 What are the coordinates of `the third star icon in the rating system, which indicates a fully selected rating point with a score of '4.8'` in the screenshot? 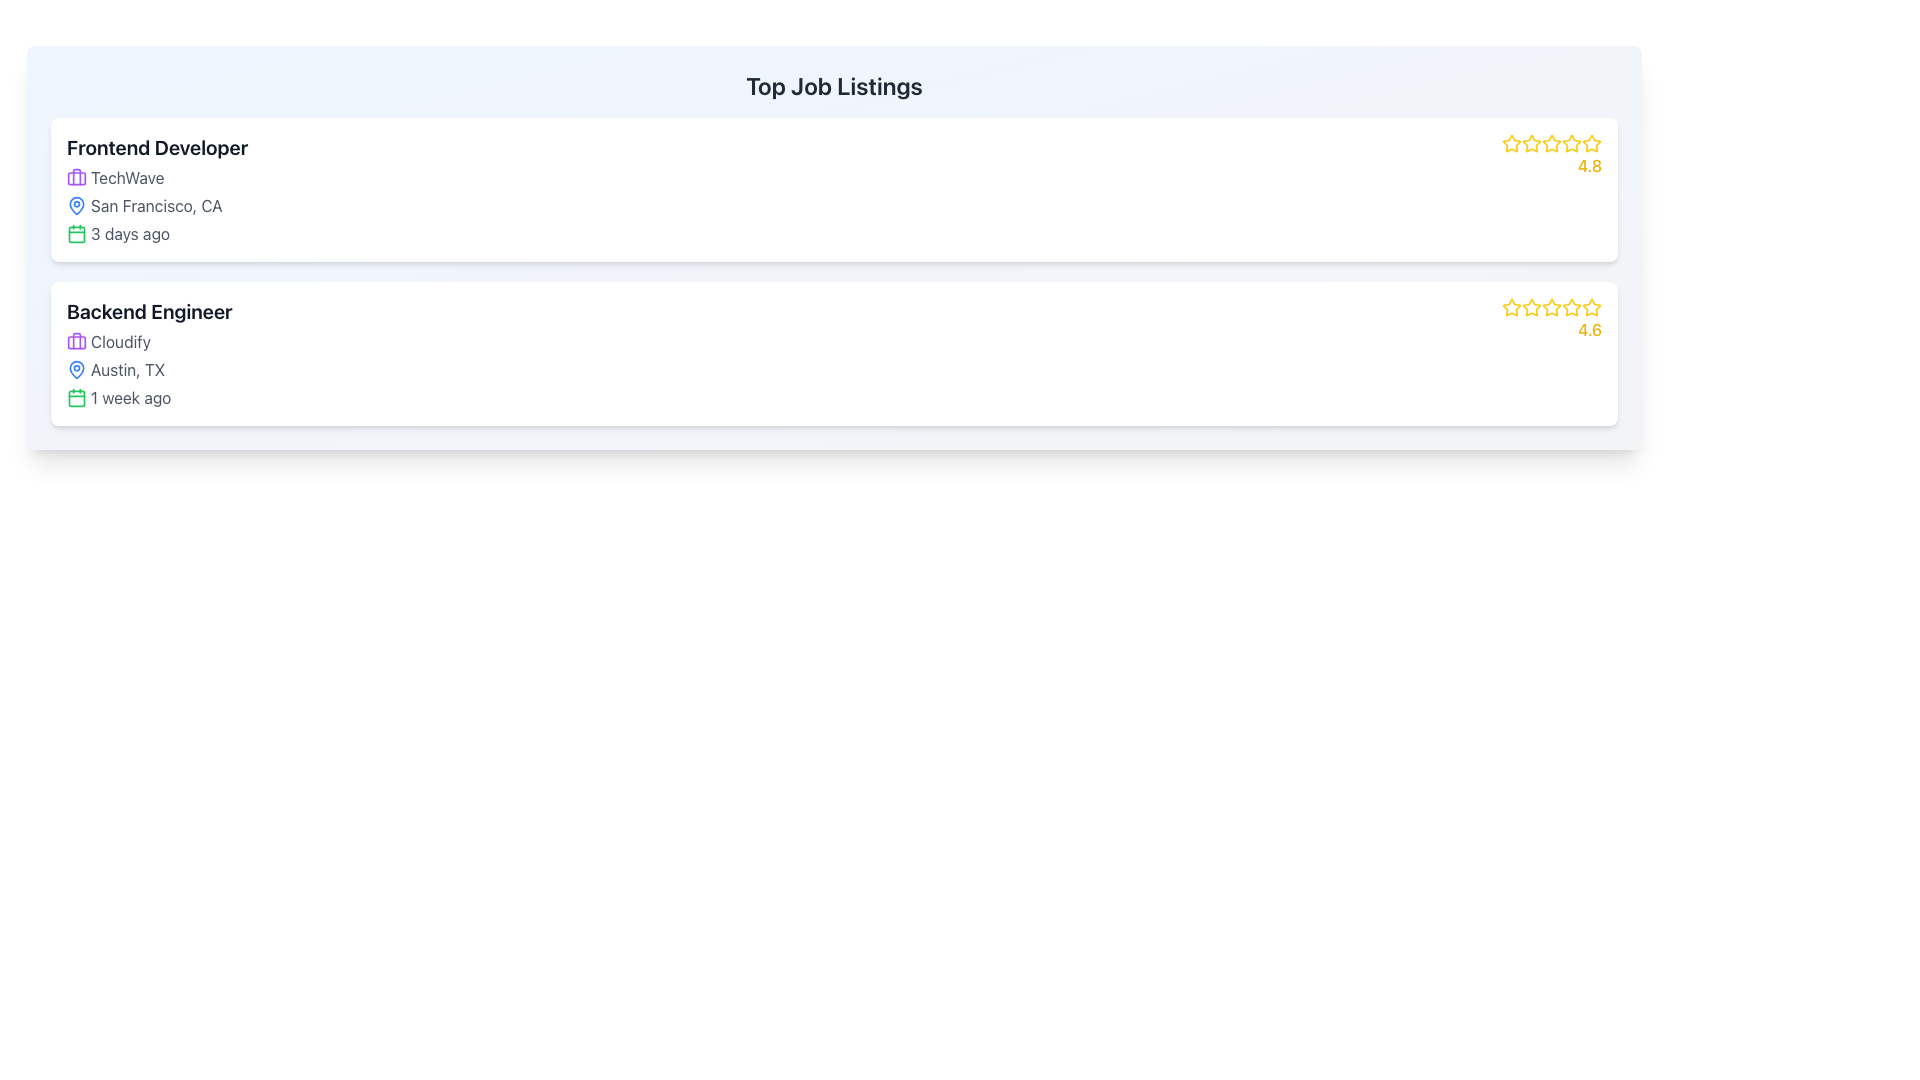 It's located at (1550, 142).